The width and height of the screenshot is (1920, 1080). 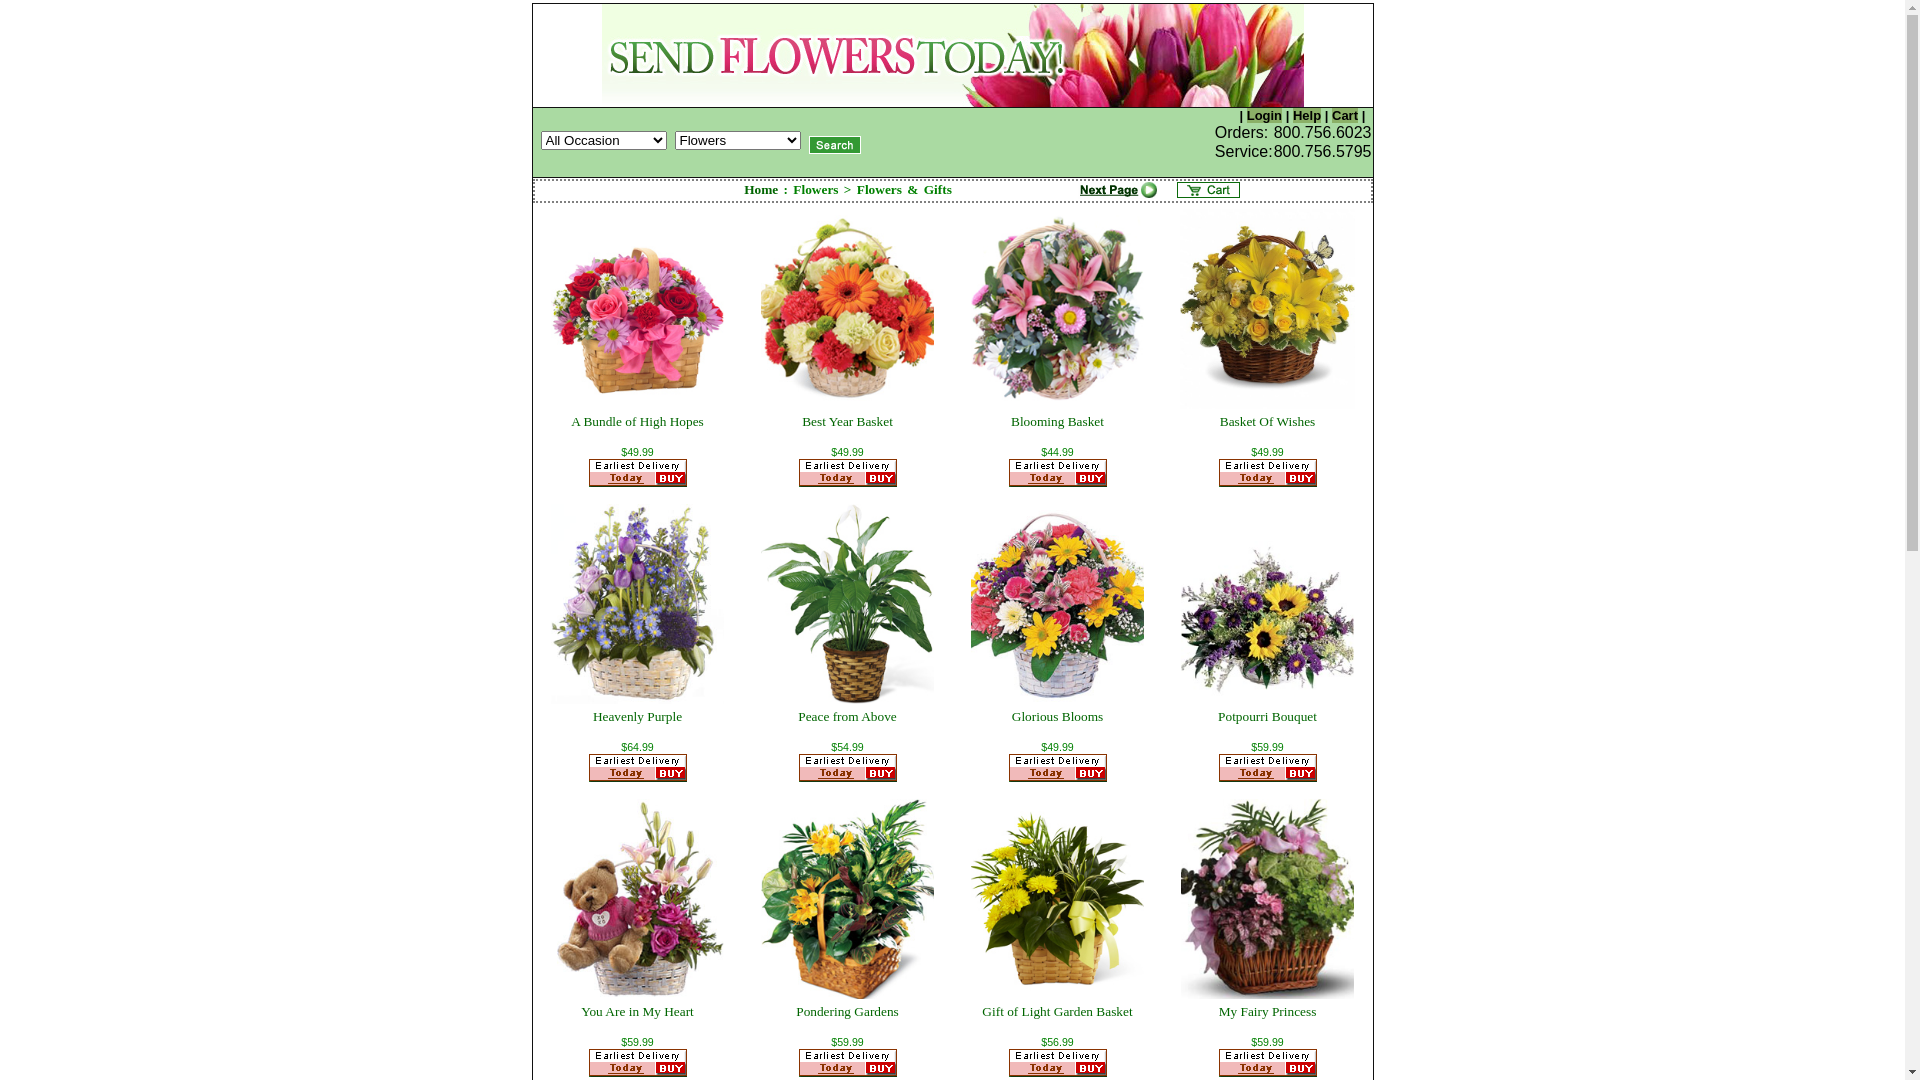 What do you see at coordinates (1263, 115) in the screenshot?
I see `'Login'` at bounding box center [1263, 115].